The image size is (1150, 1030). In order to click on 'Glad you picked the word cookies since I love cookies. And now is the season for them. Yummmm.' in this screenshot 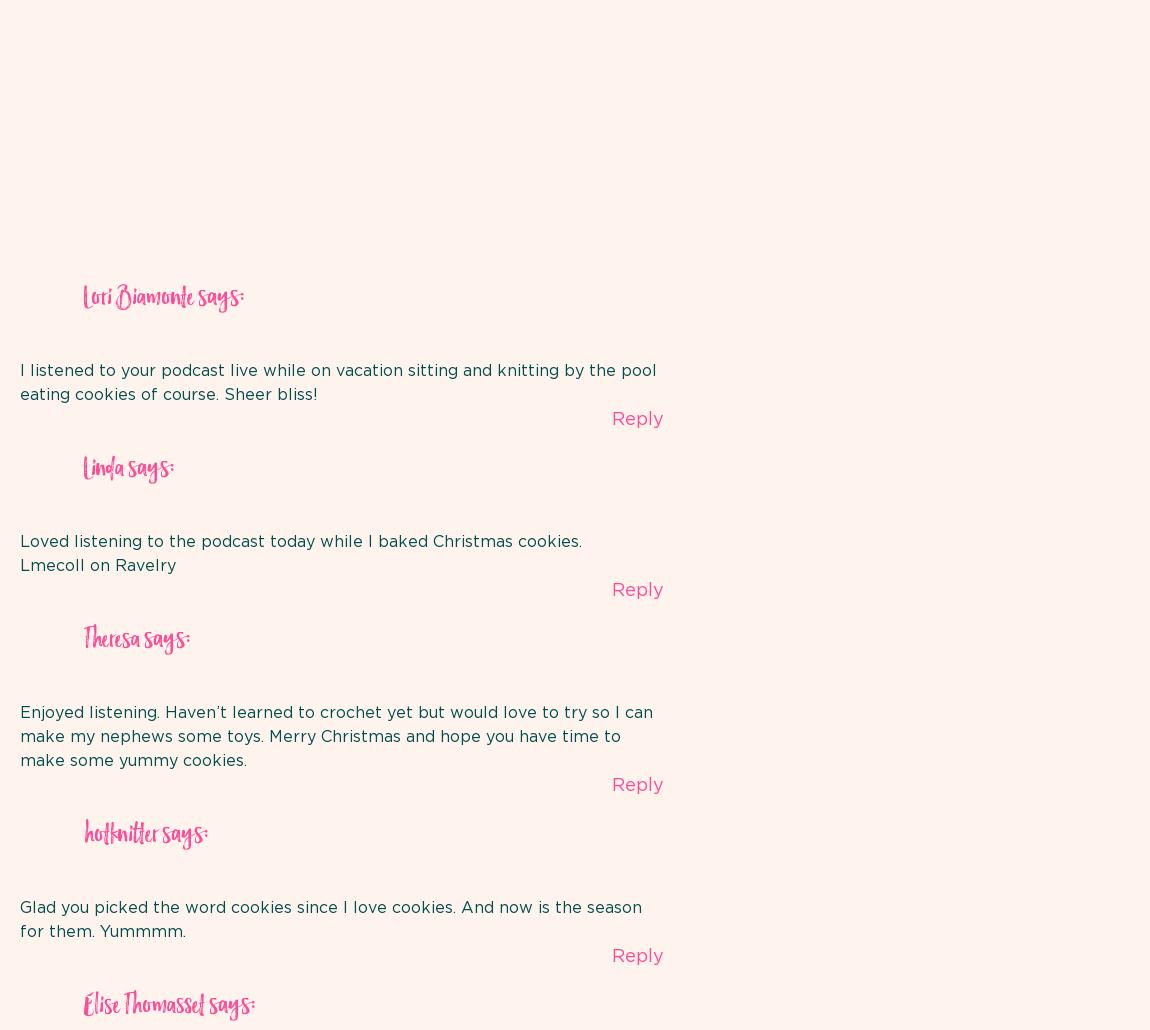, I will do `click(330, 918)`.